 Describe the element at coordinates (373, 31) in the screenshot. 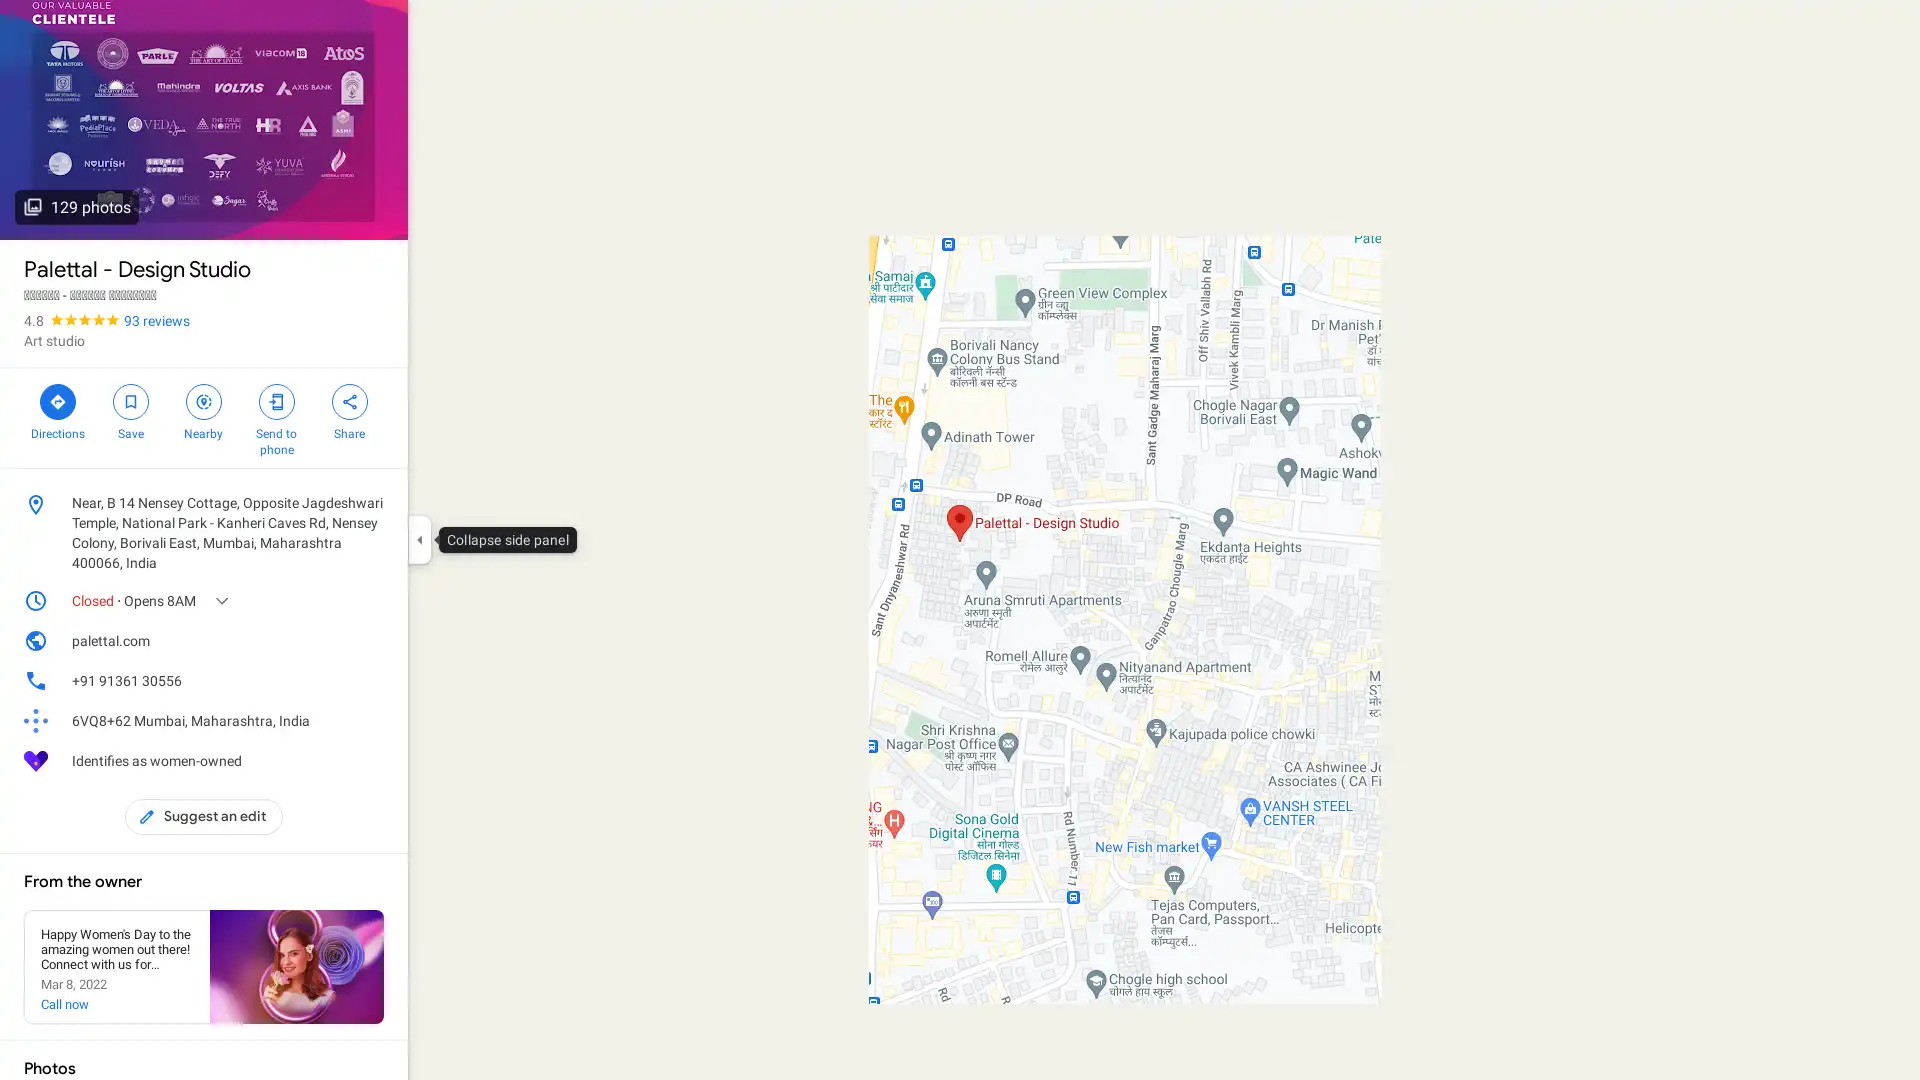

I see `Clear search` at that location.